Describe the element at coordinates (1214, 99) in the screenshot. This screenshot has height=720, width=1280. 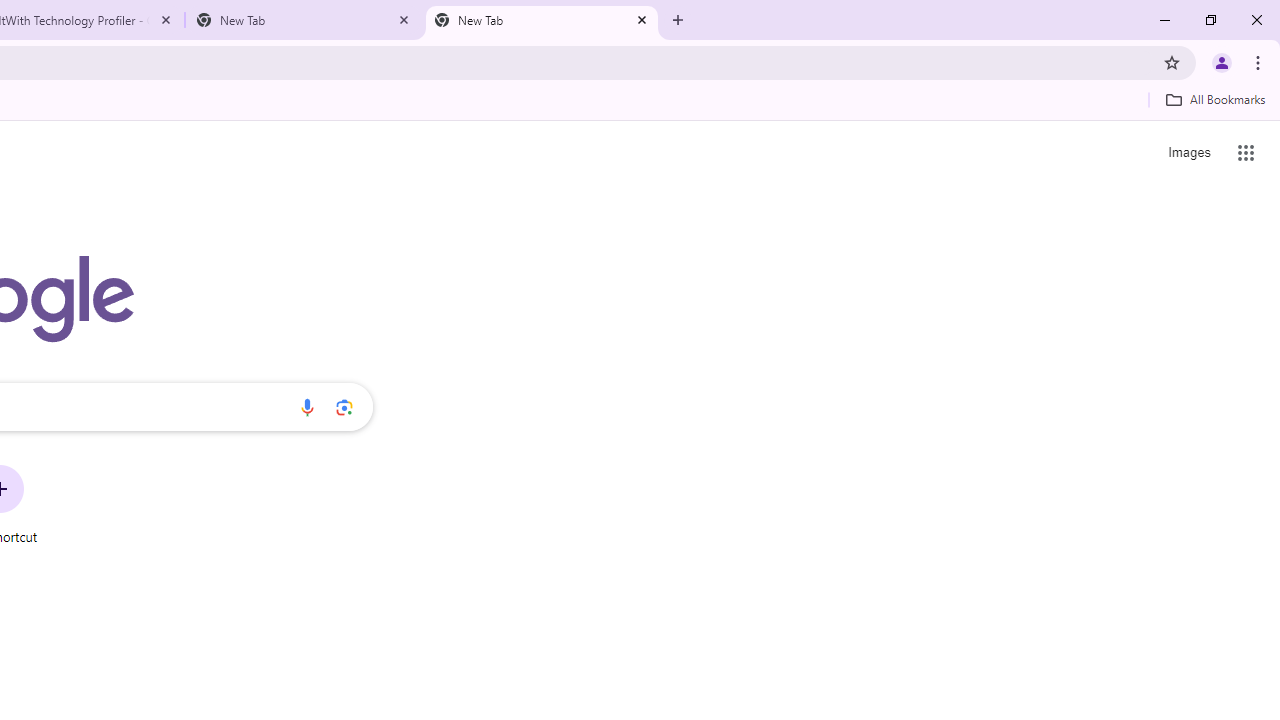
I see `'All Bookmarks'` at that location.